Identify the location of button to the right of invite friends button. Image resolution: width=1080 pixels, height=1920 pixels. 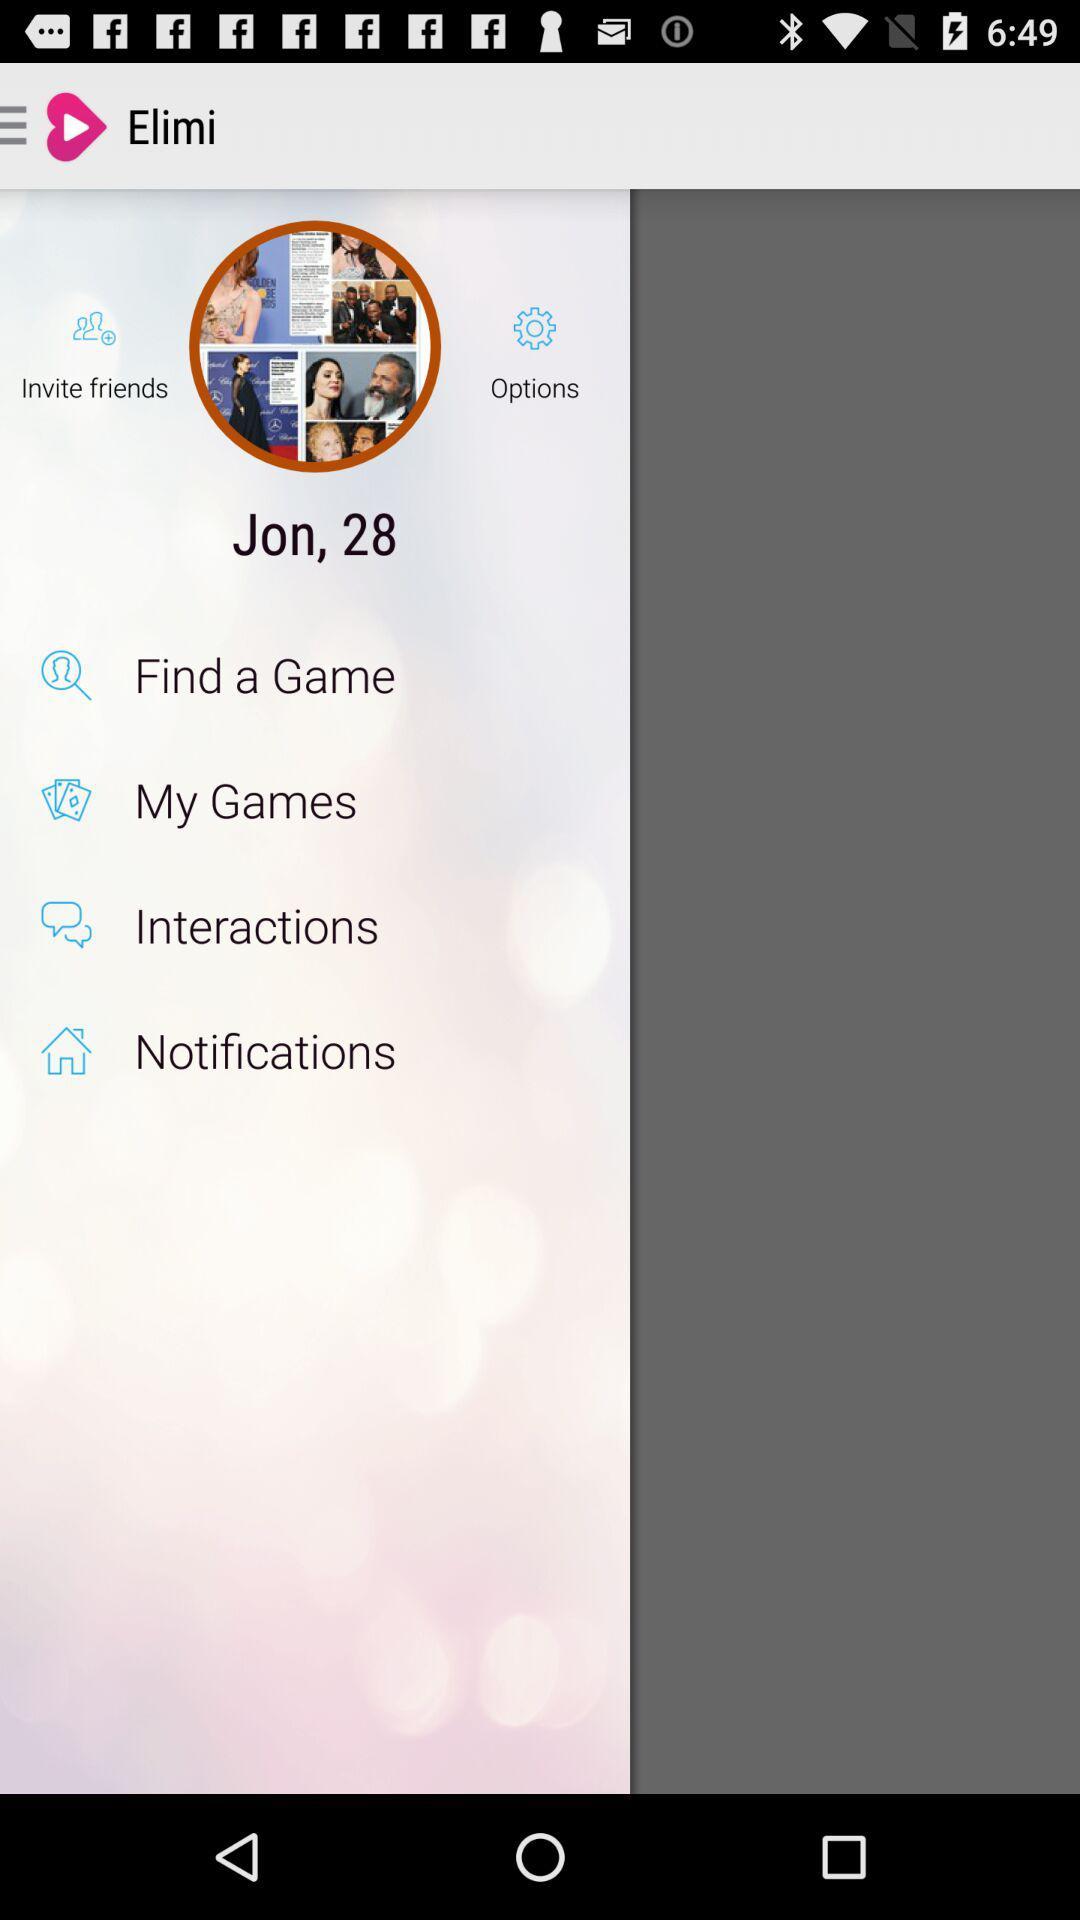
(315, 346).